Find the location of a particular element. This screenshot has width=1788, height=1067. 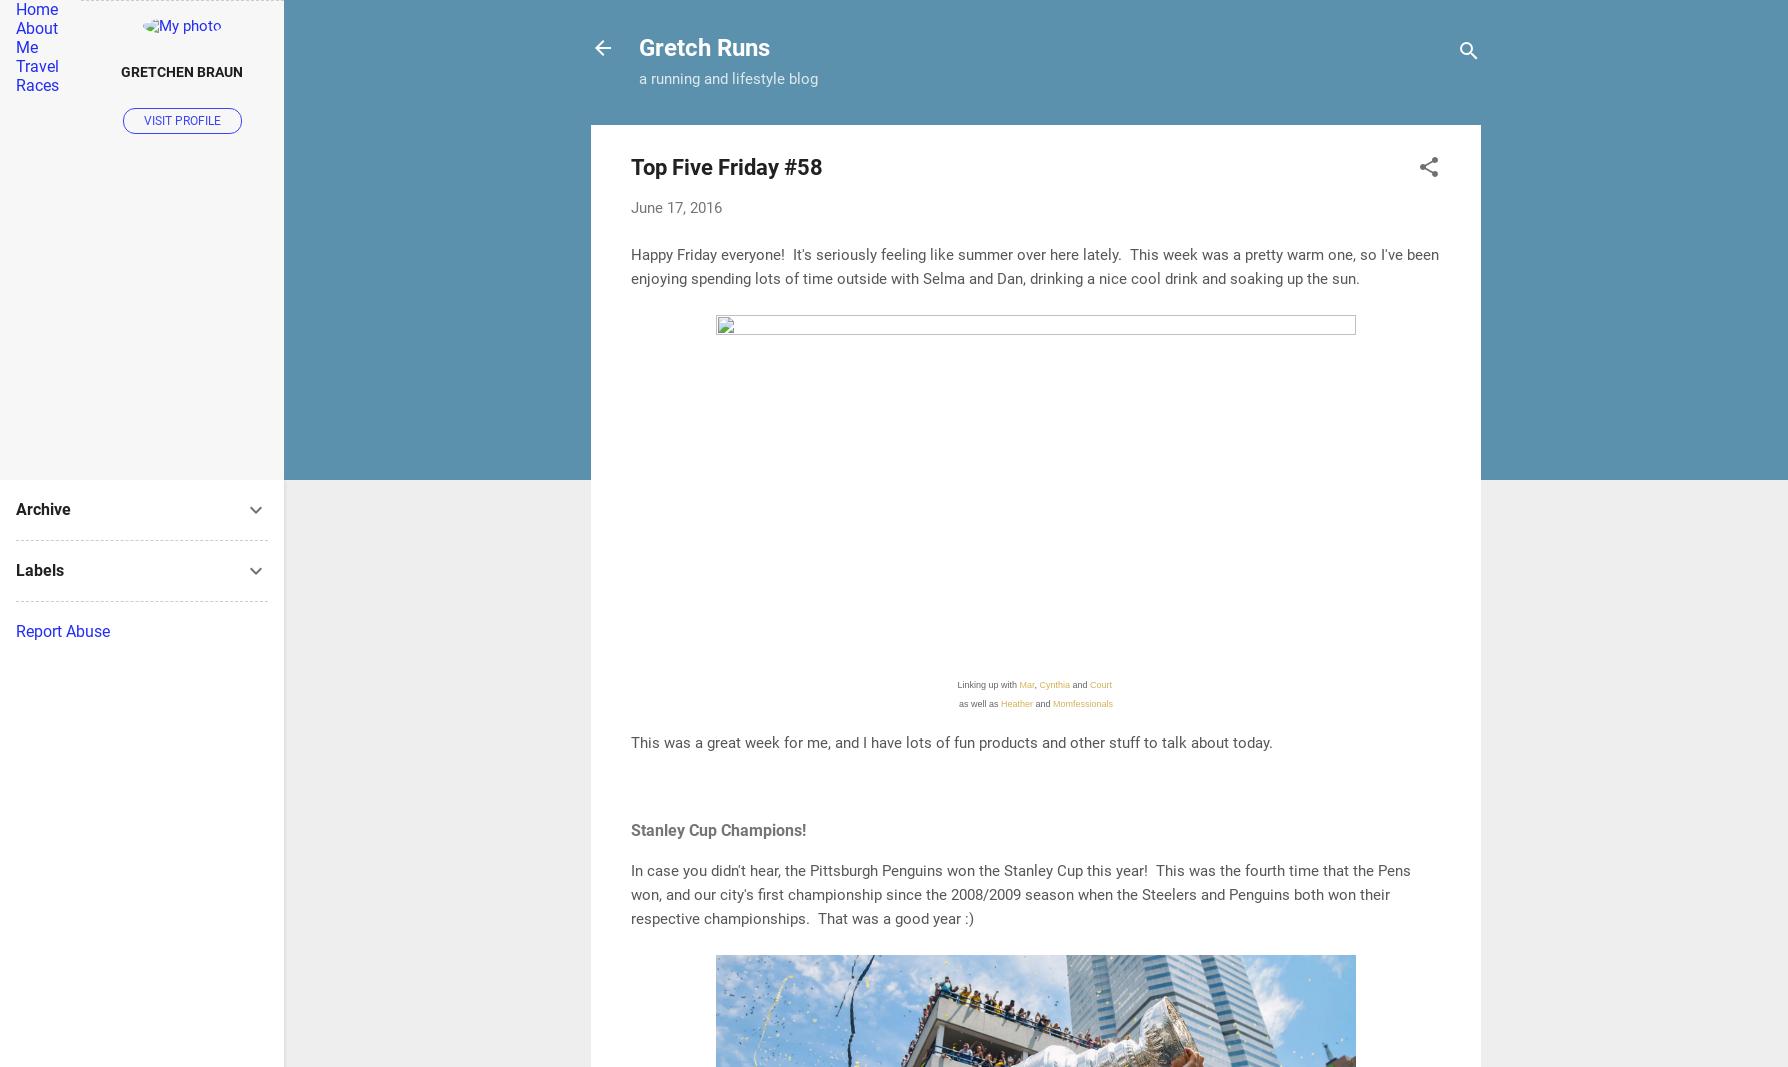

'Races' is located at coordinates (37, 84).